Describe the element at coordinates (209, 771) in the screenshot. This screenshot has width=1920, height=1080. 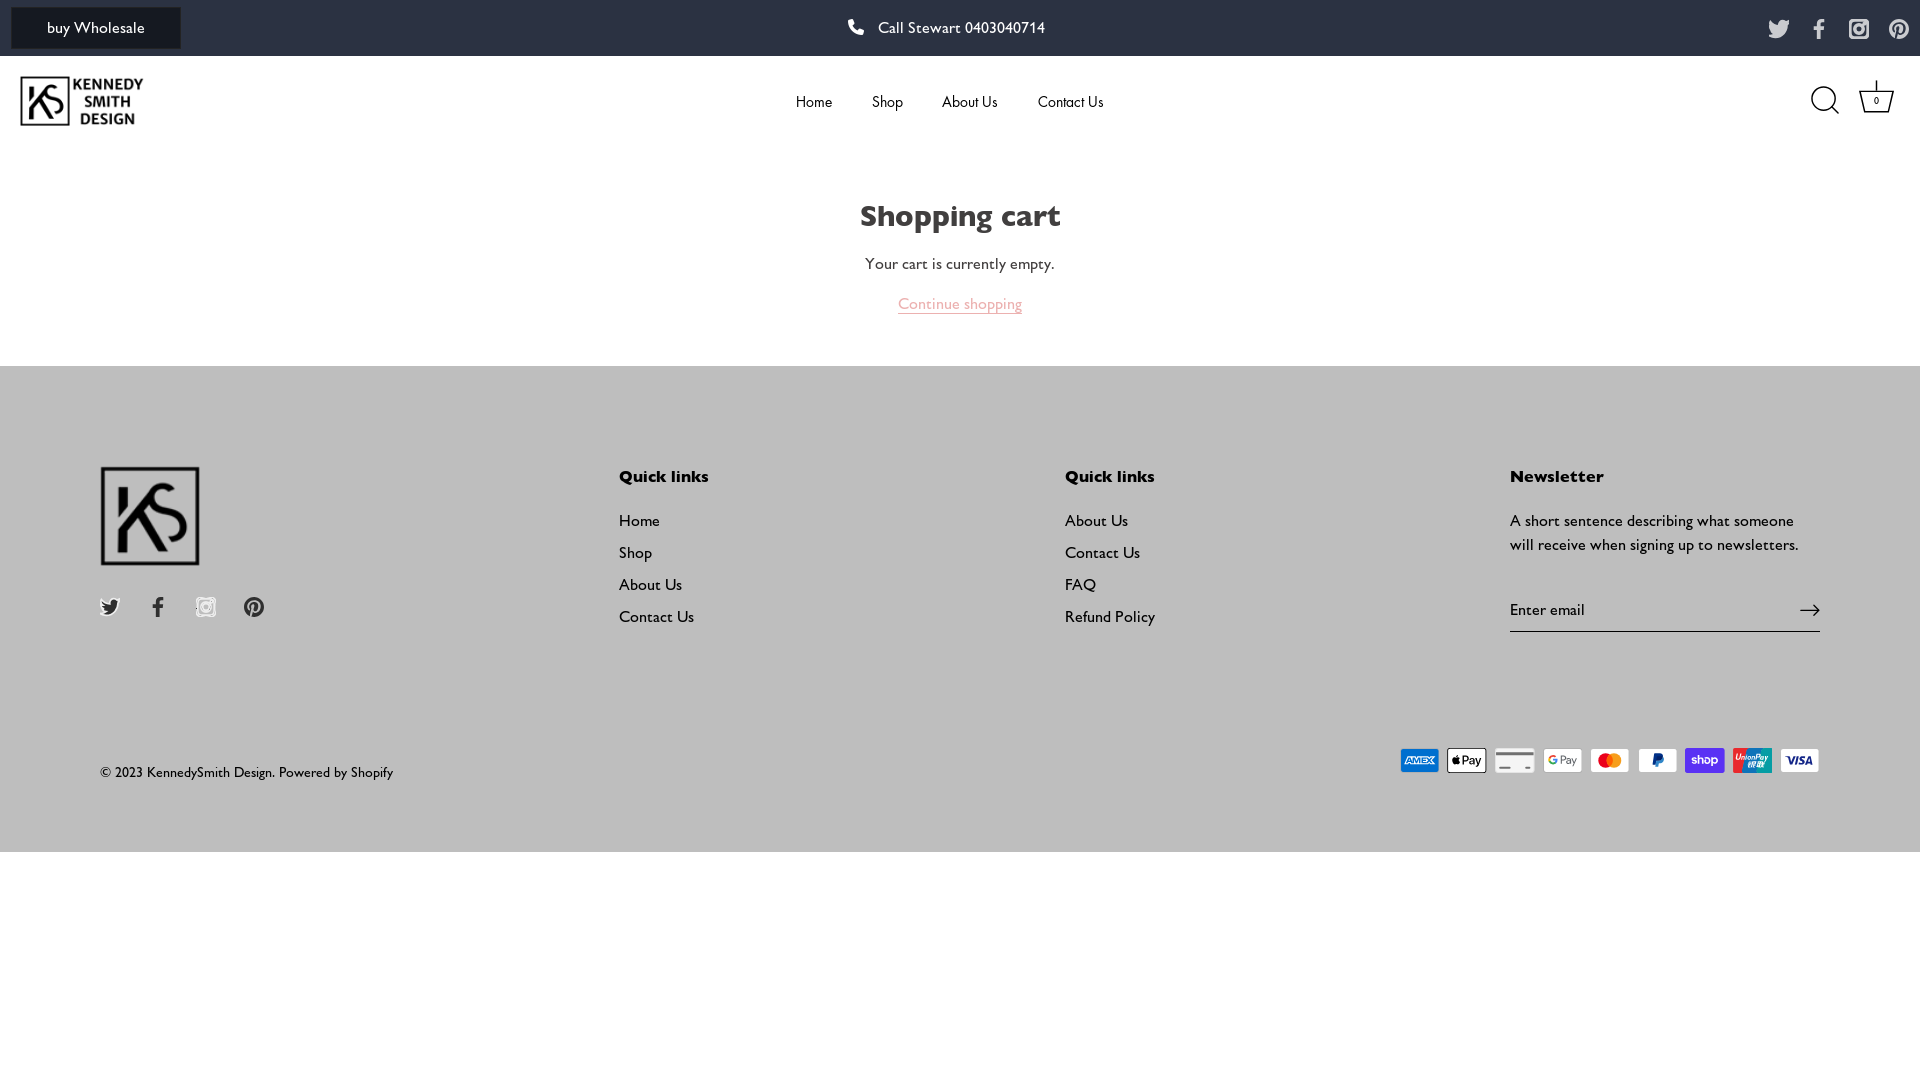
I see `'KennedySmith Design'` at that location.